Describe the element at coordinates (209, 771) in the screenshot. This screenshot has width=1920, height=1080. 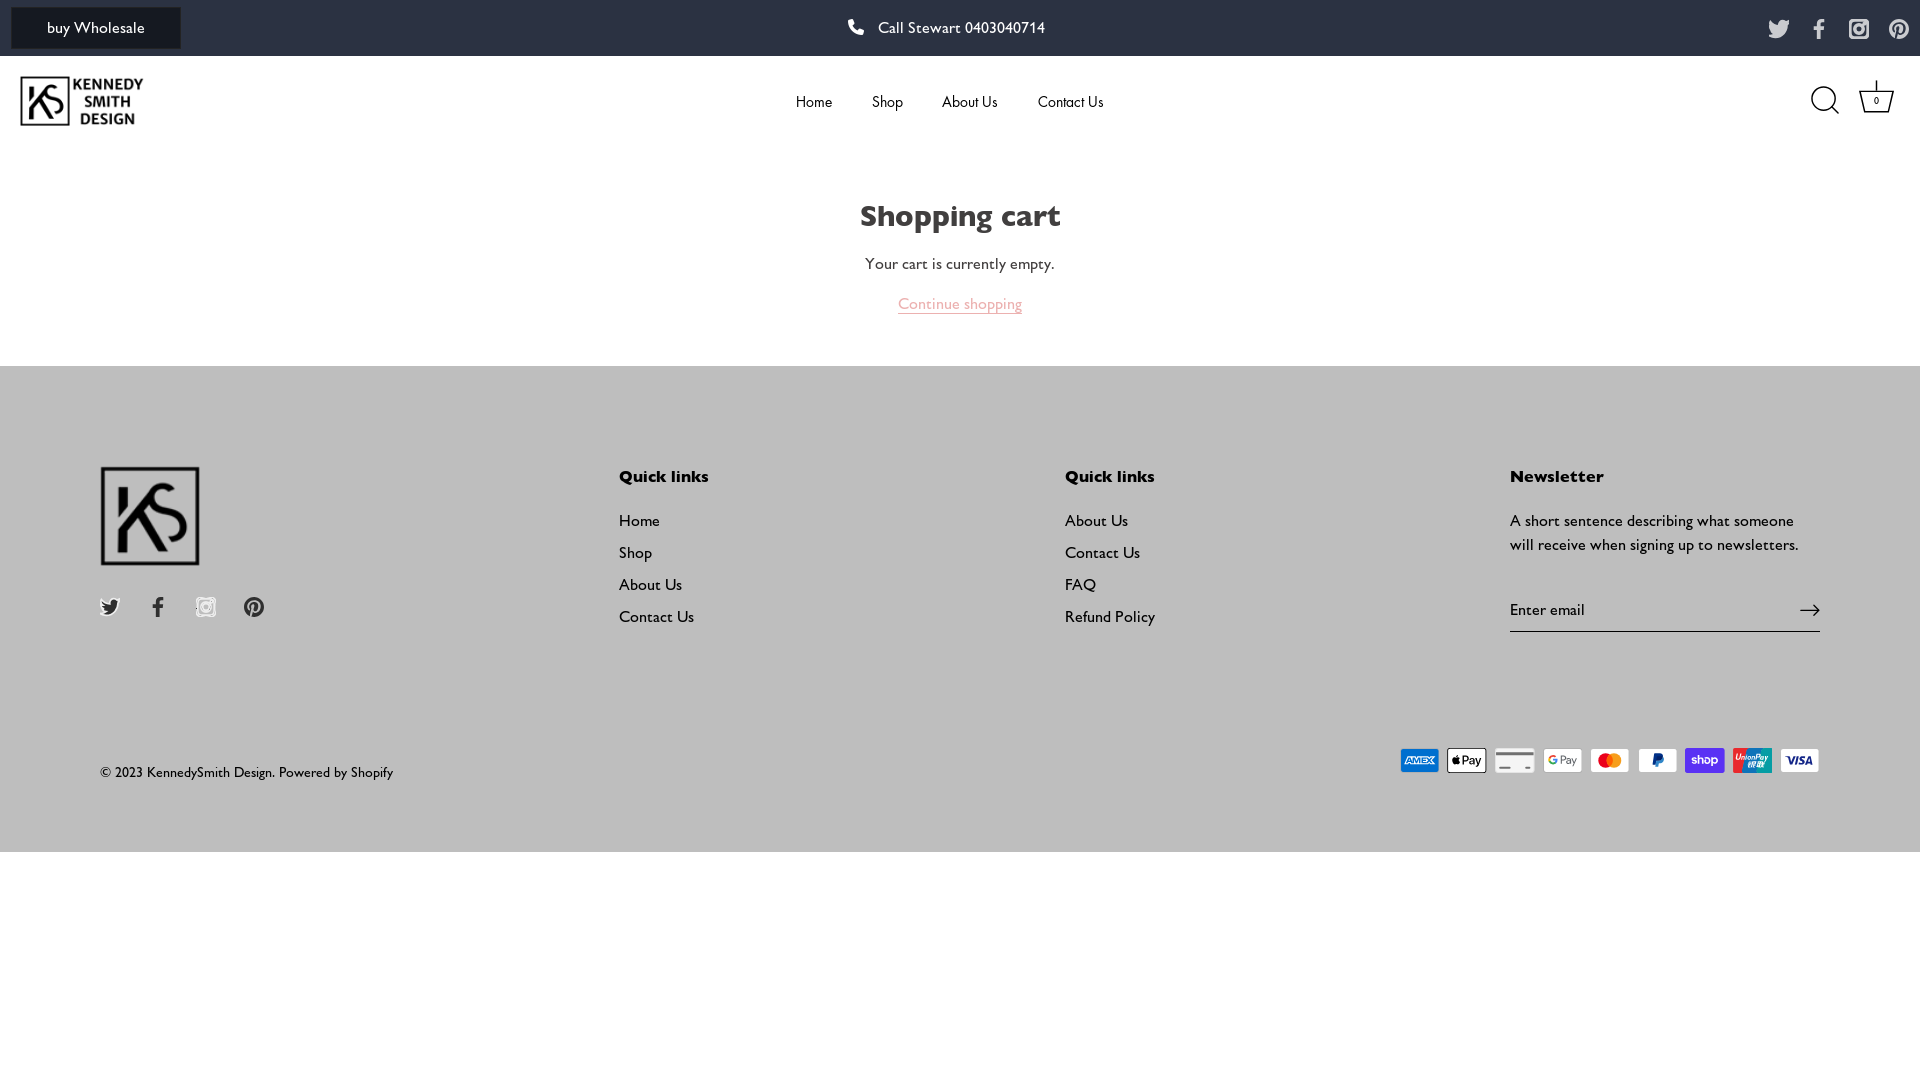
I see `'KennedySmith Design'` at that location.